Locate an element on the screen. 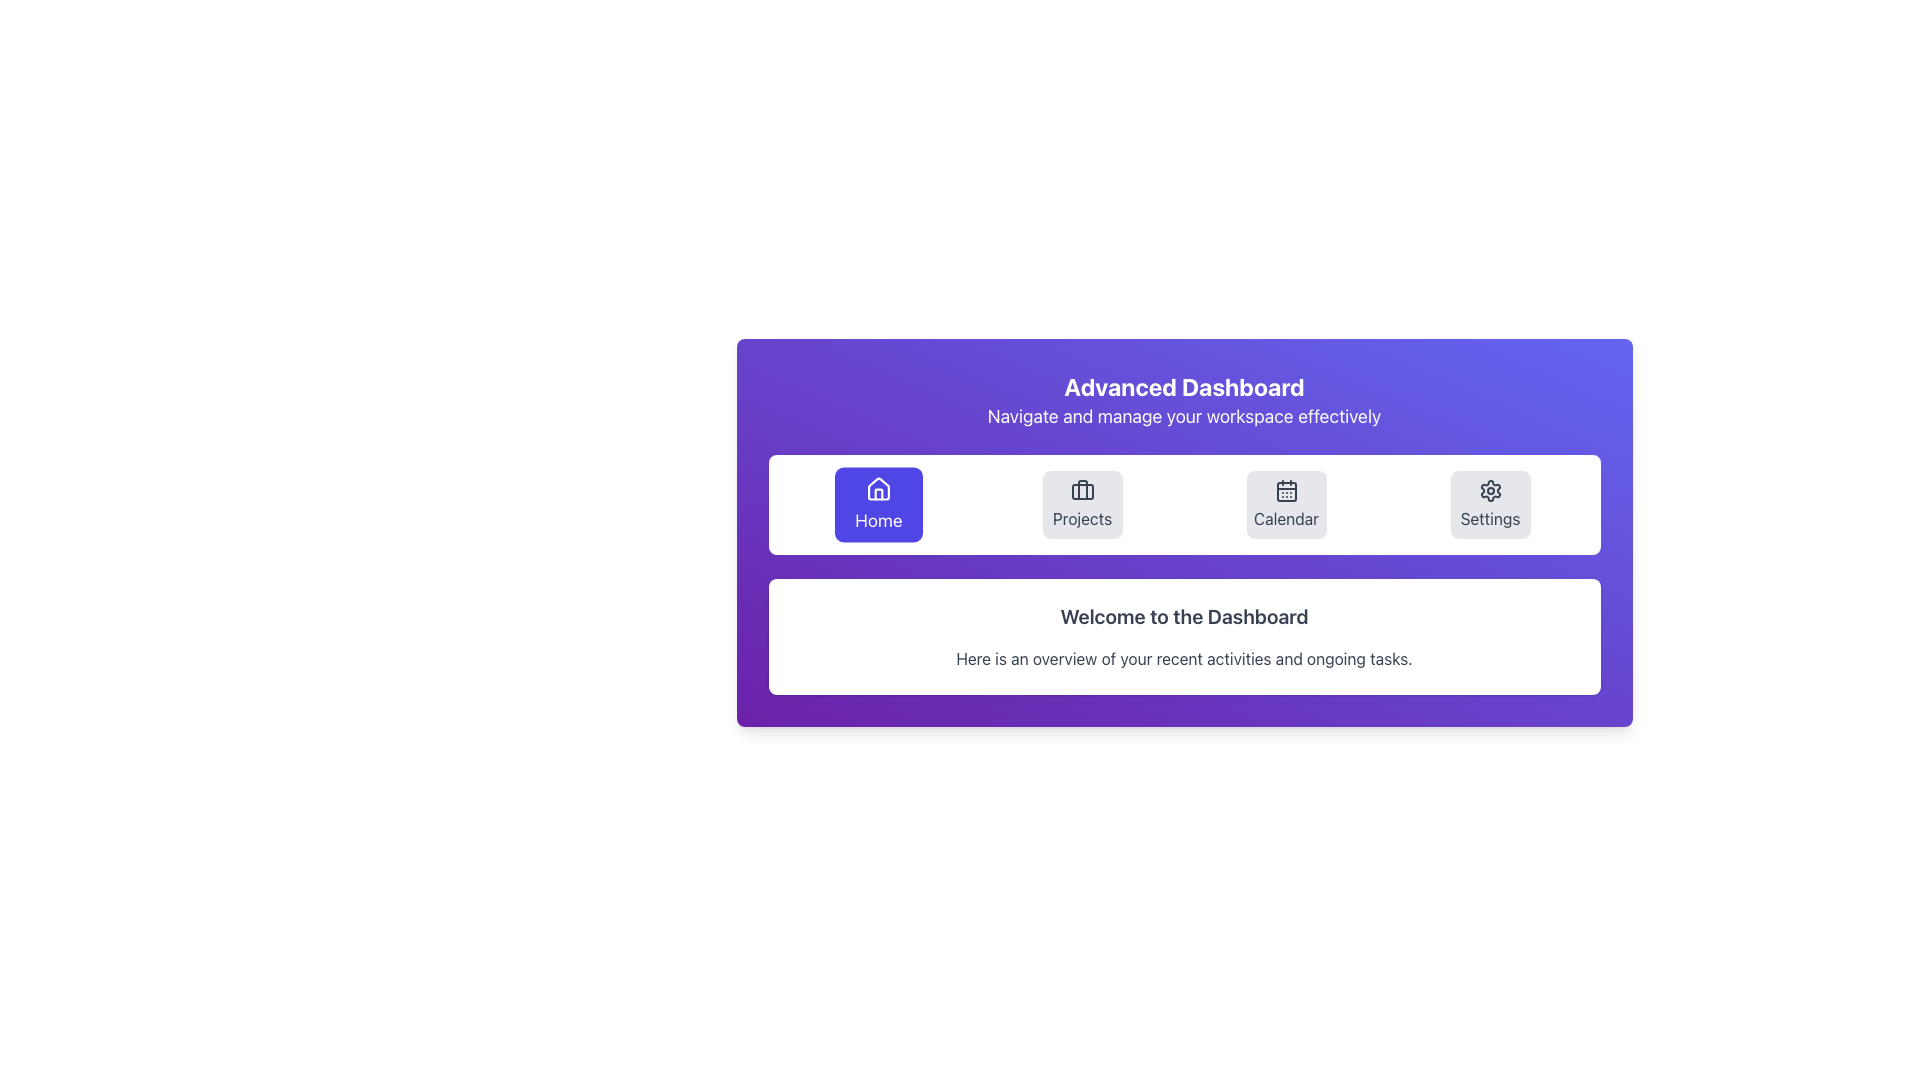 The height and width of the screenshot is (1080, 1920). text from the 'Projects' label located below the briefcase icon in the horizontal navigation menu is located at coordinates (1081, 518).